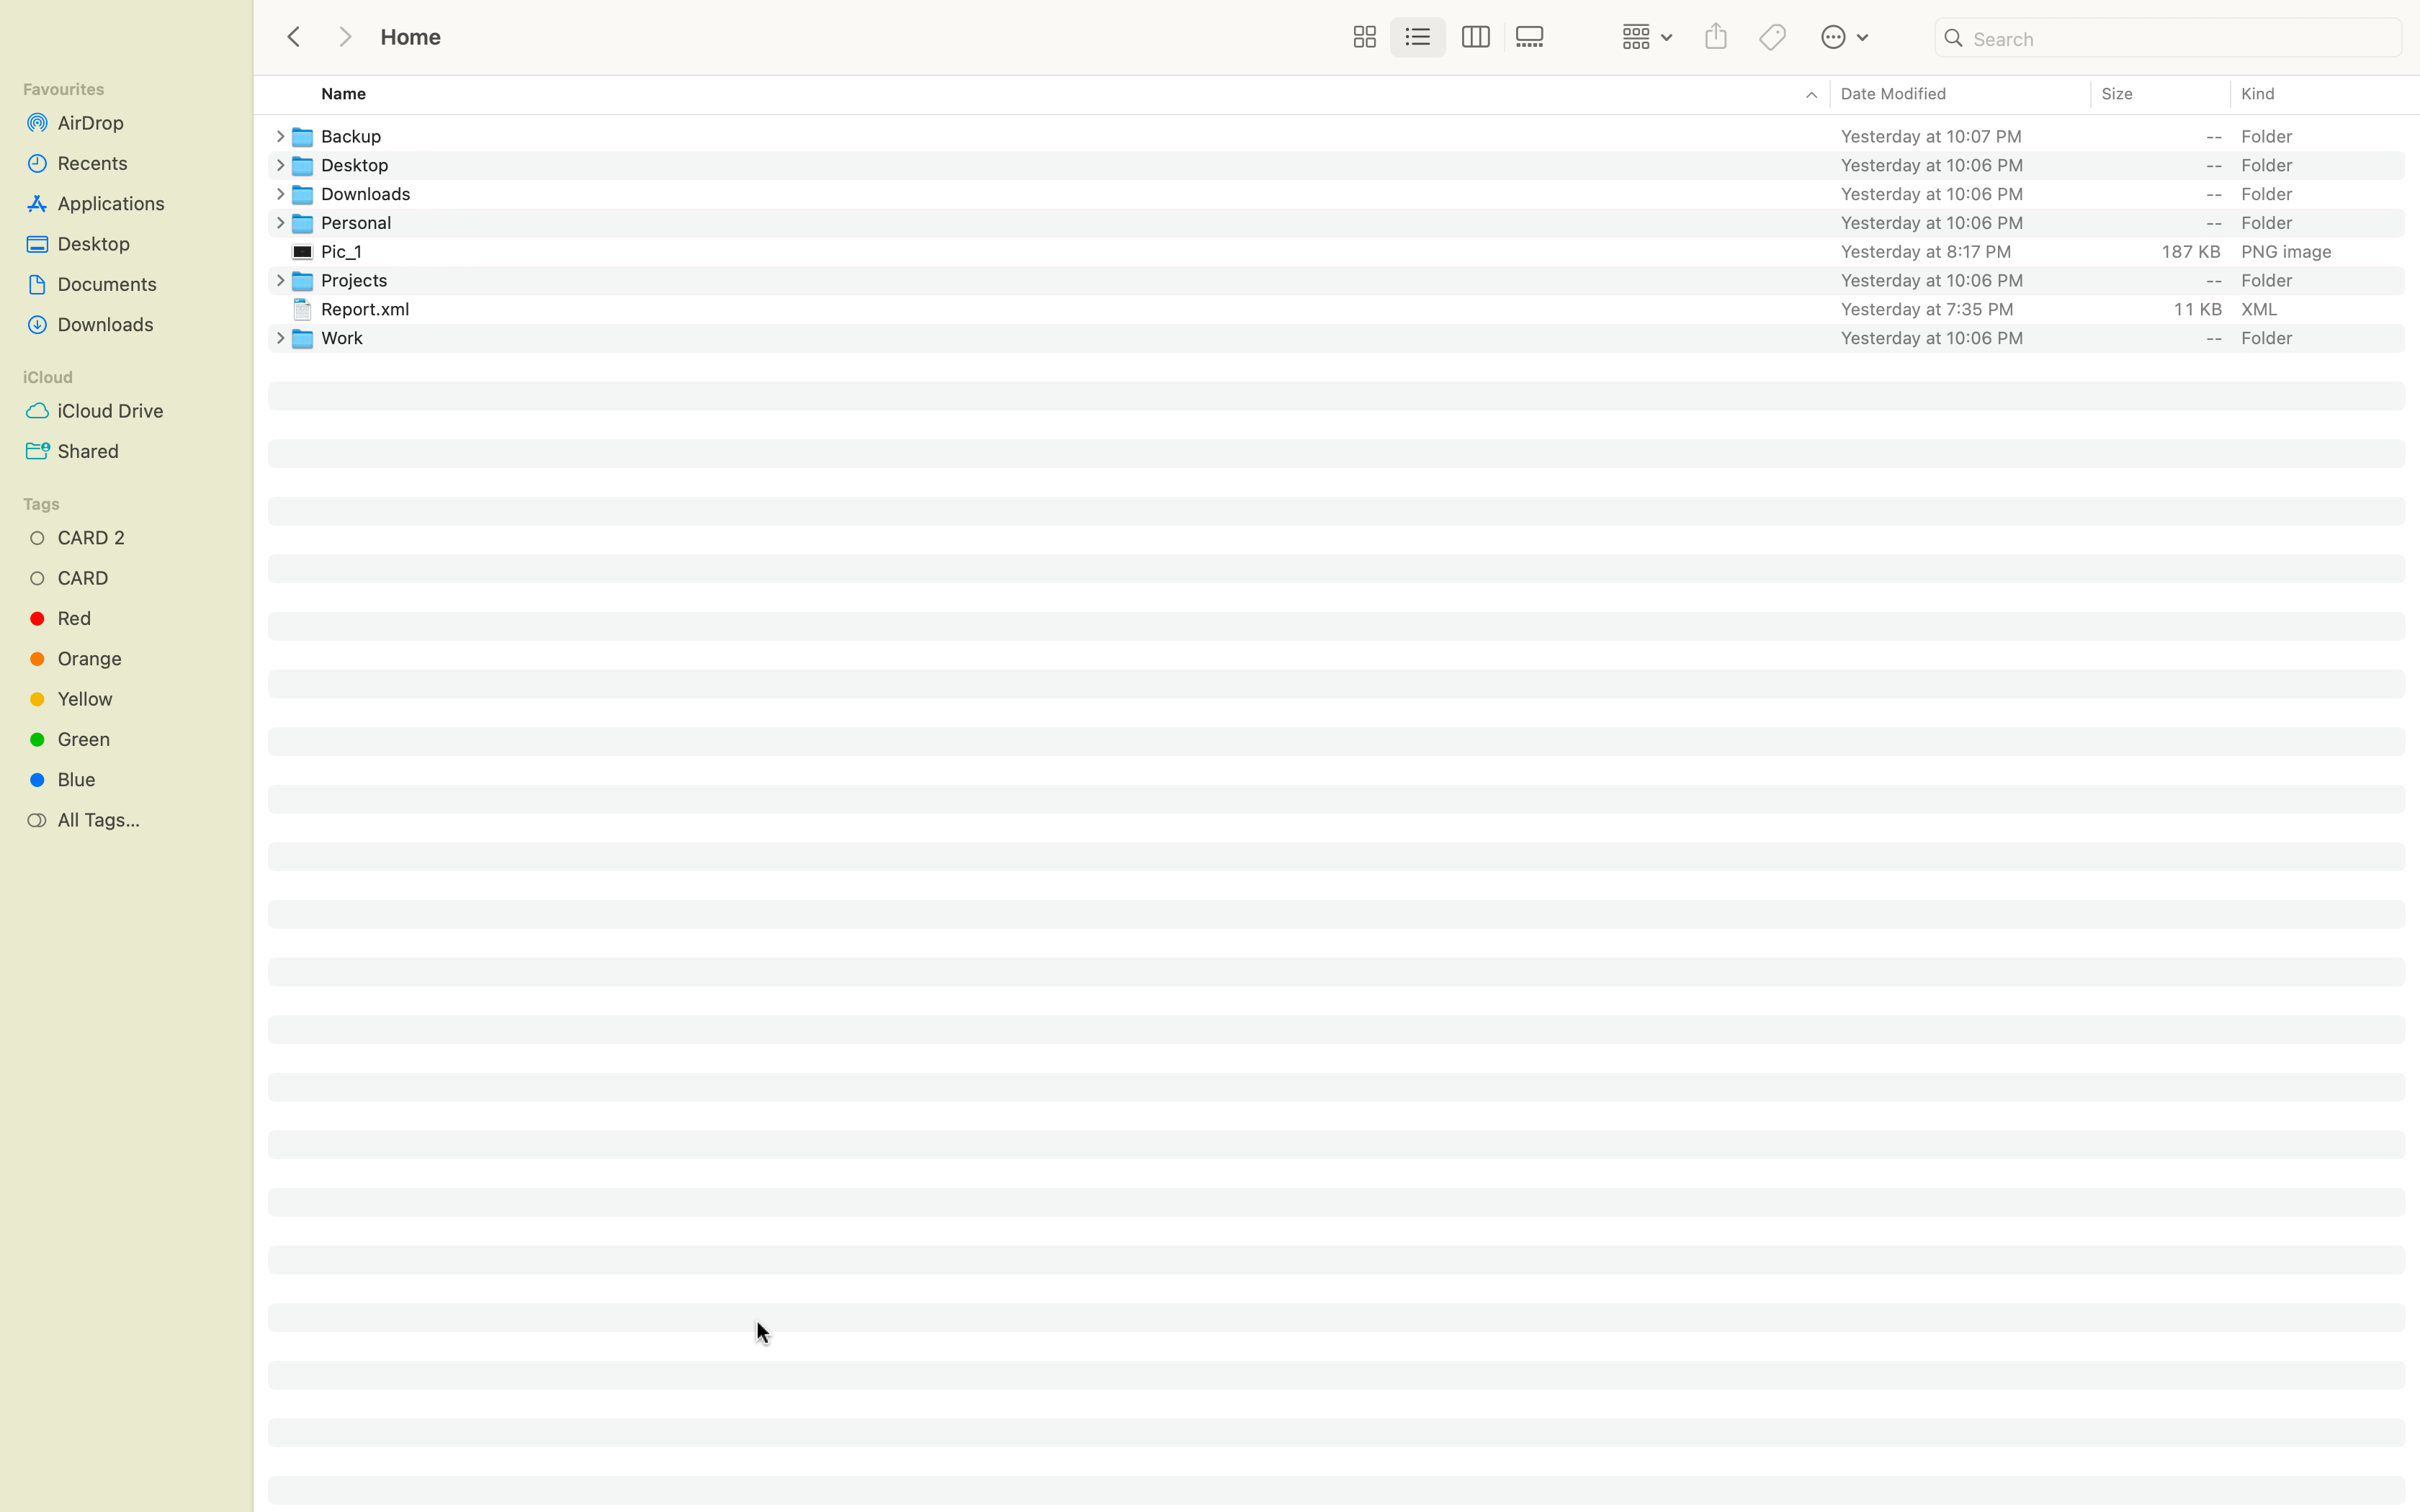  What do you see at coordinates (1353, 163) in the screenshot?
I see `Update the Desktop folder"s name to "My Desktop` at bounding box center [1353, 163].